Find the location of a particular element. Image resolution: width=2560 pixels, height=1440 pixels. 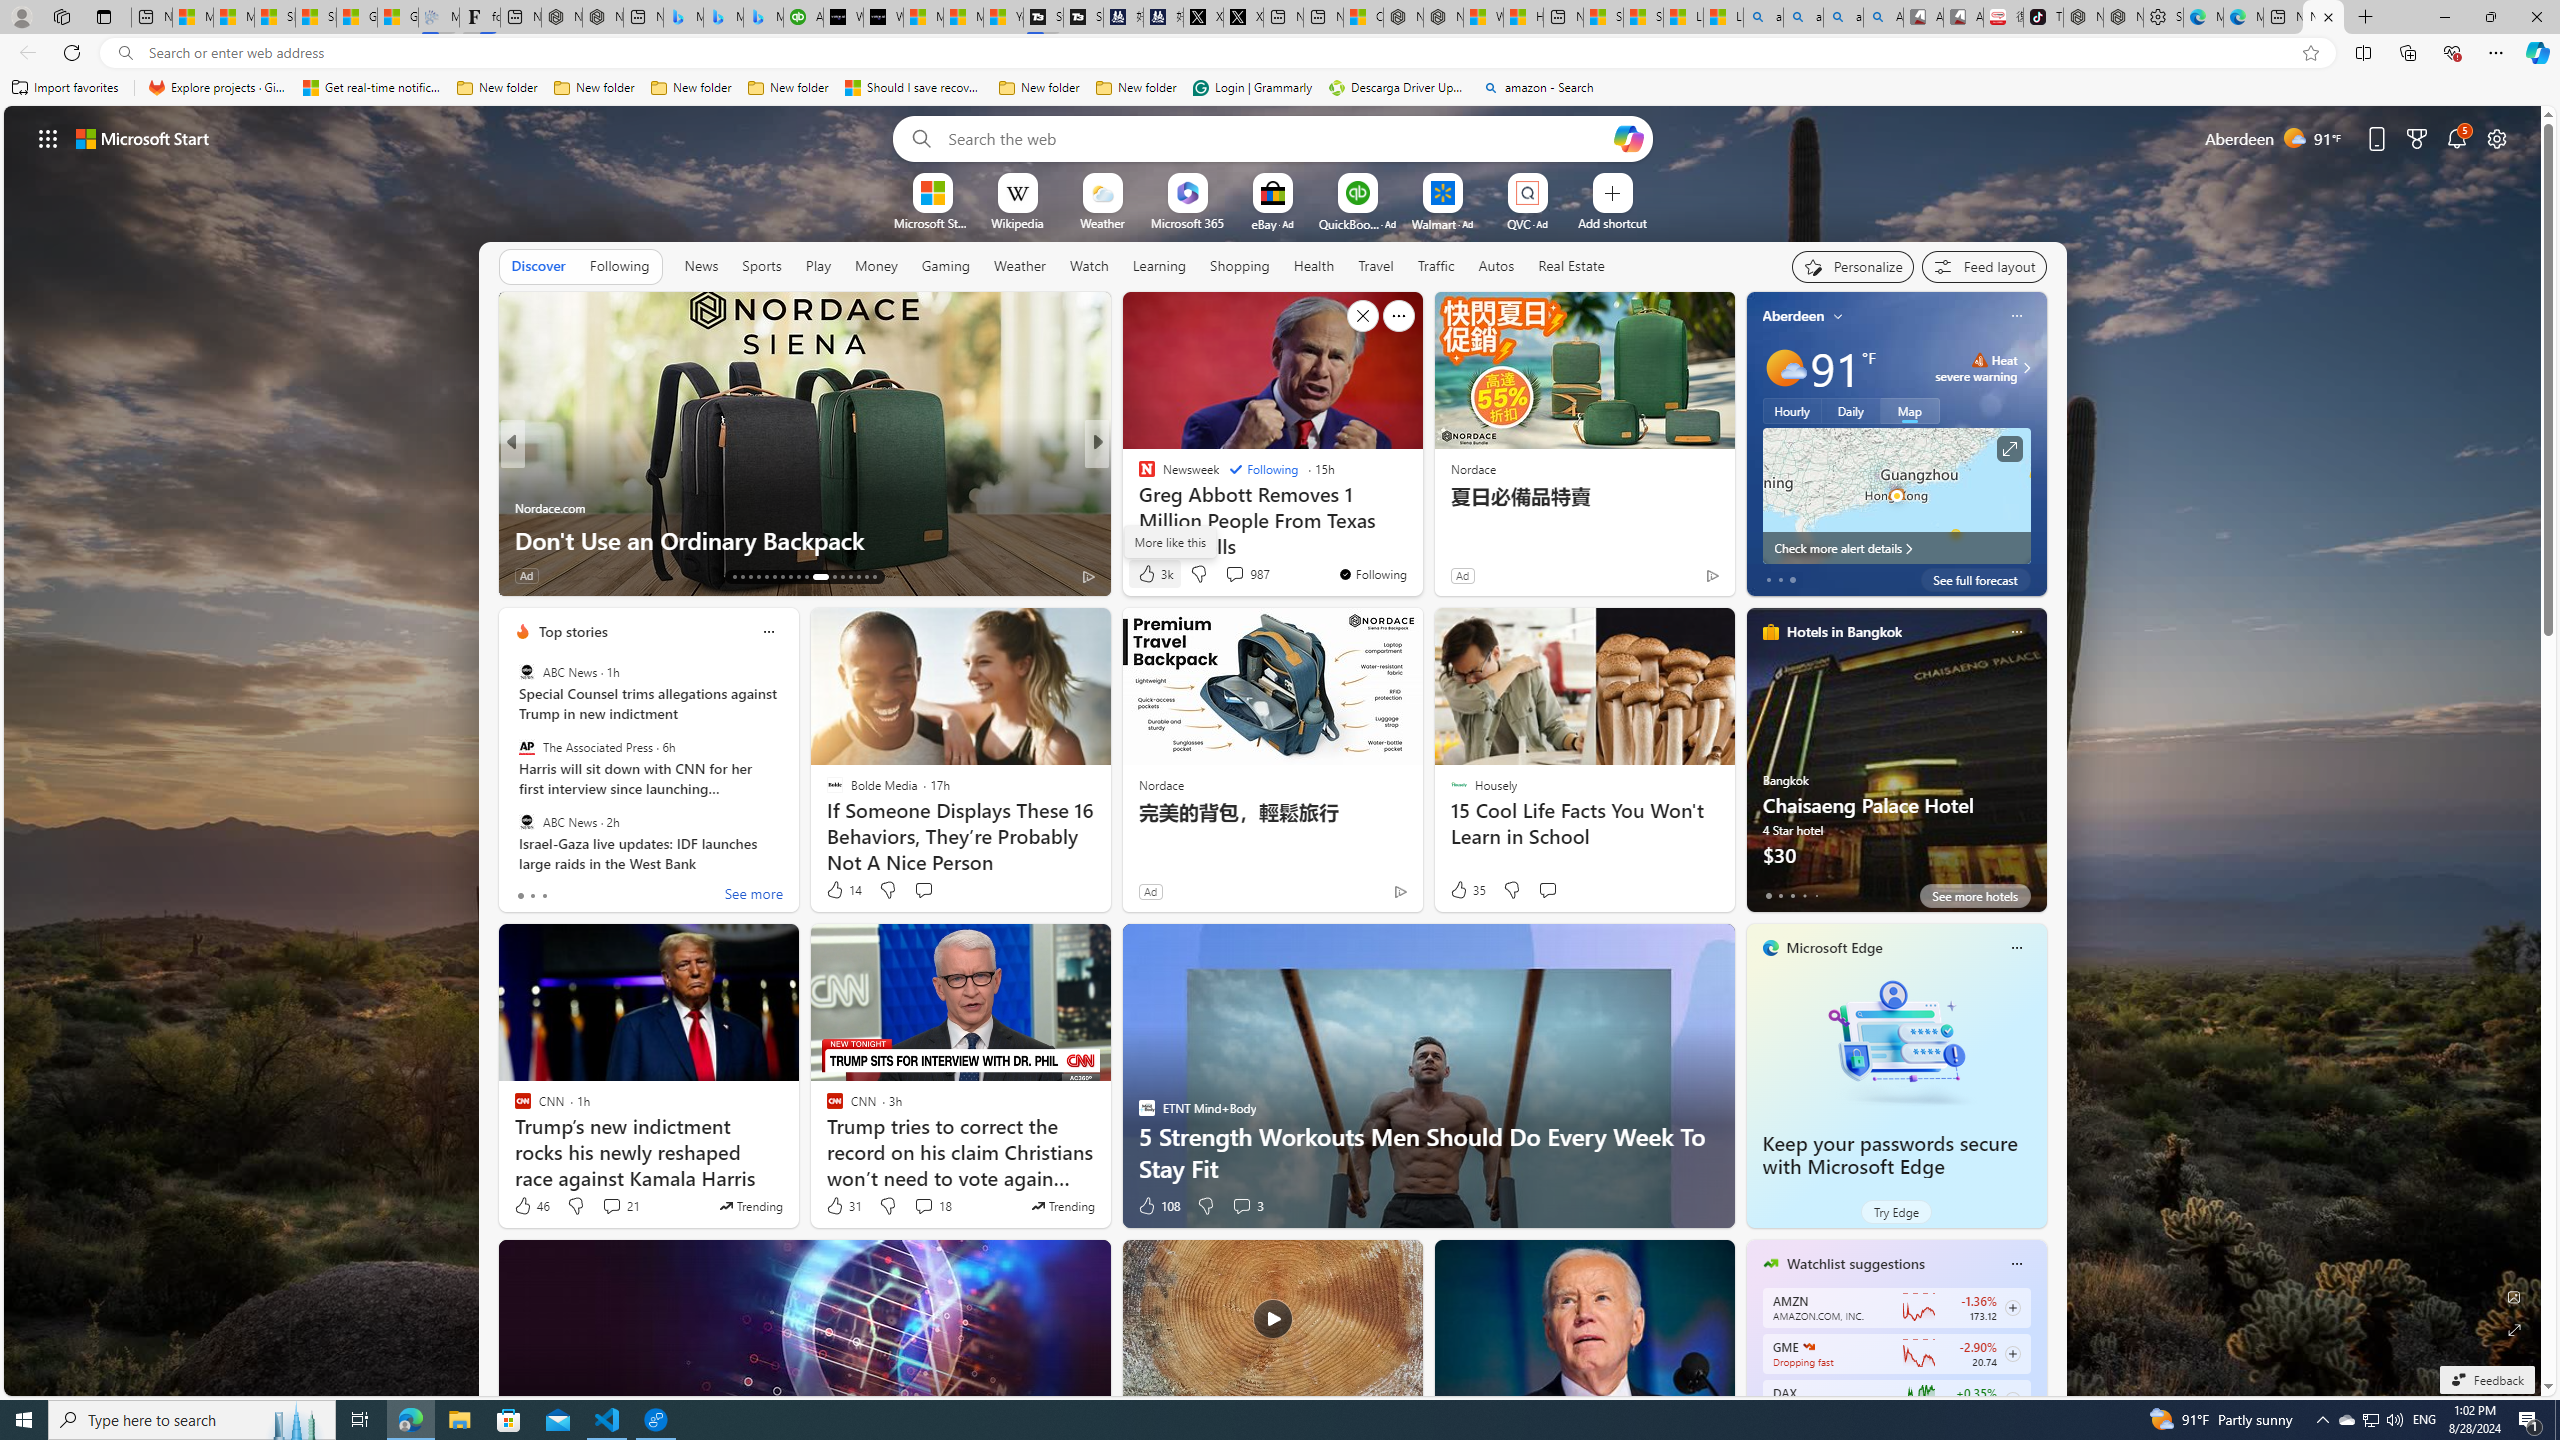

'My location' is located at coordinates (1838, 315).